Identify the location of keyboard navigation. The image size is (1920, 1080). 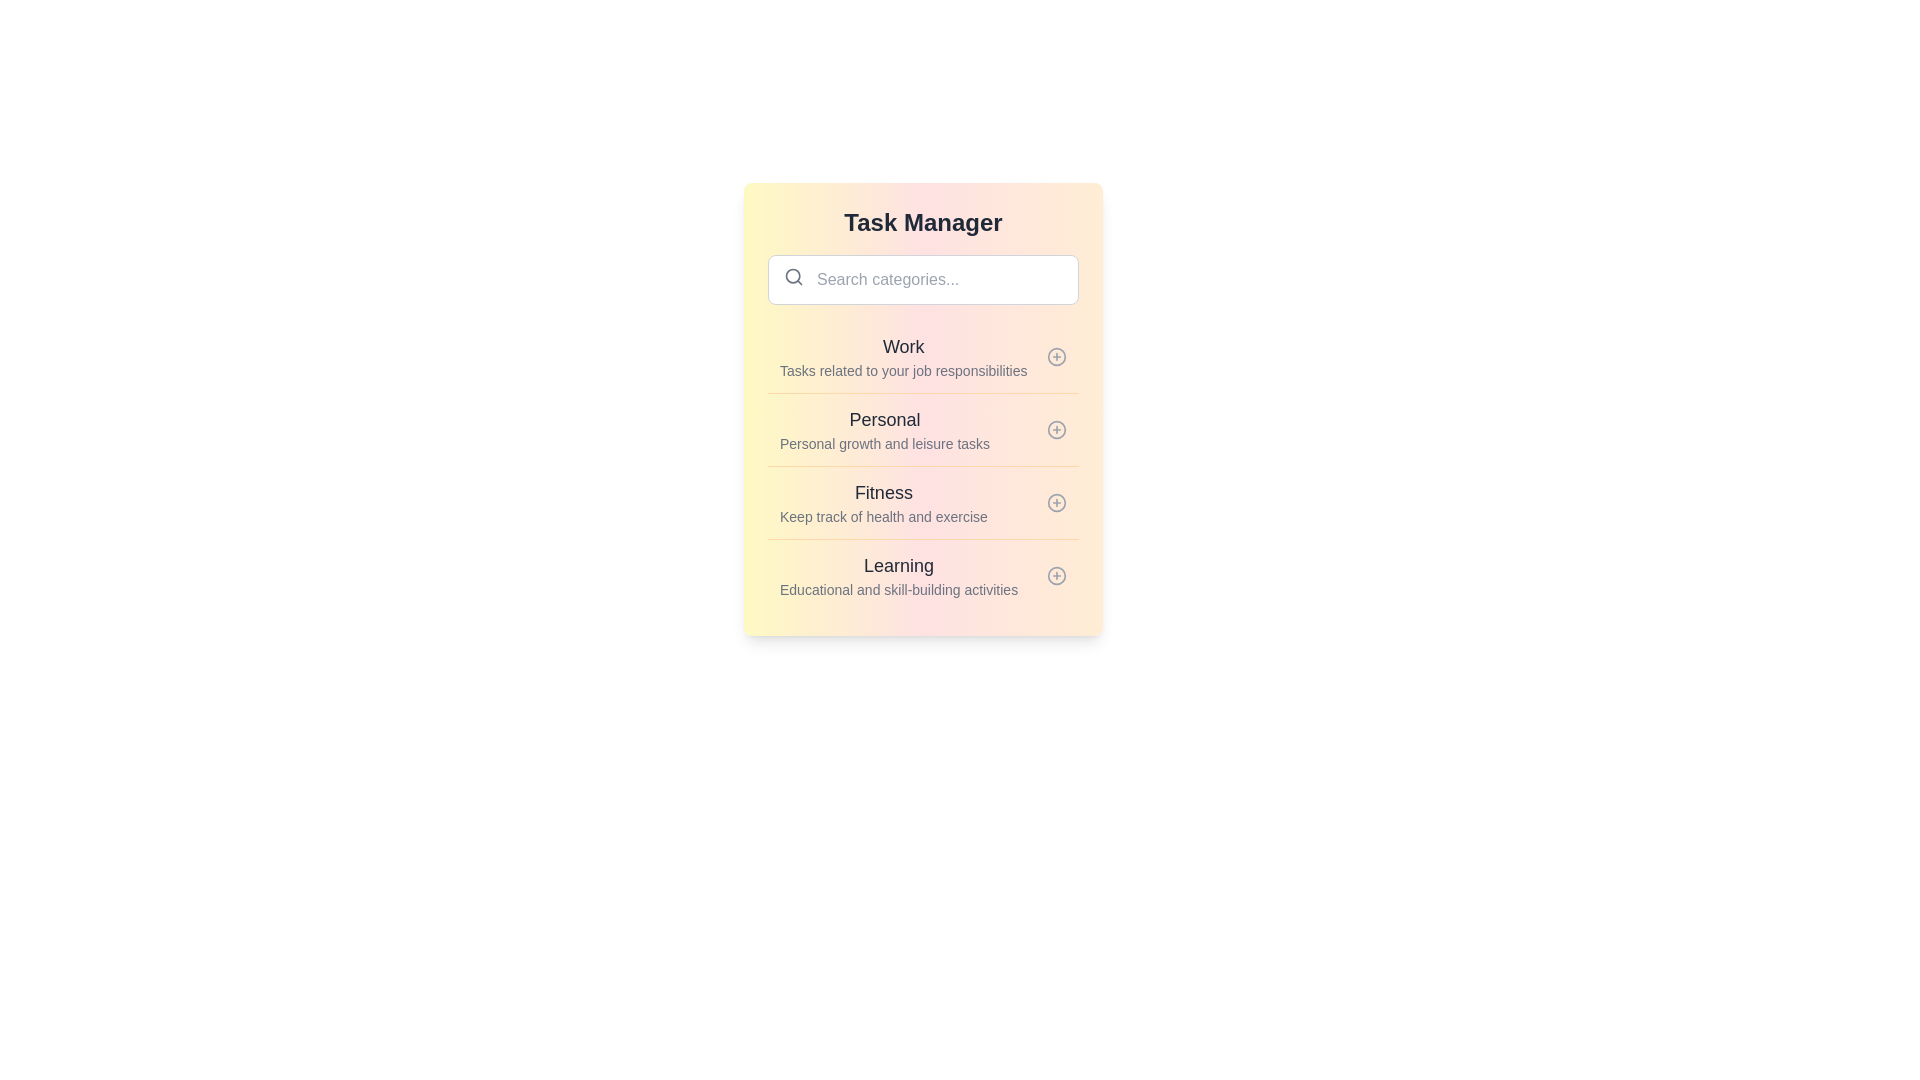
(922, 356).